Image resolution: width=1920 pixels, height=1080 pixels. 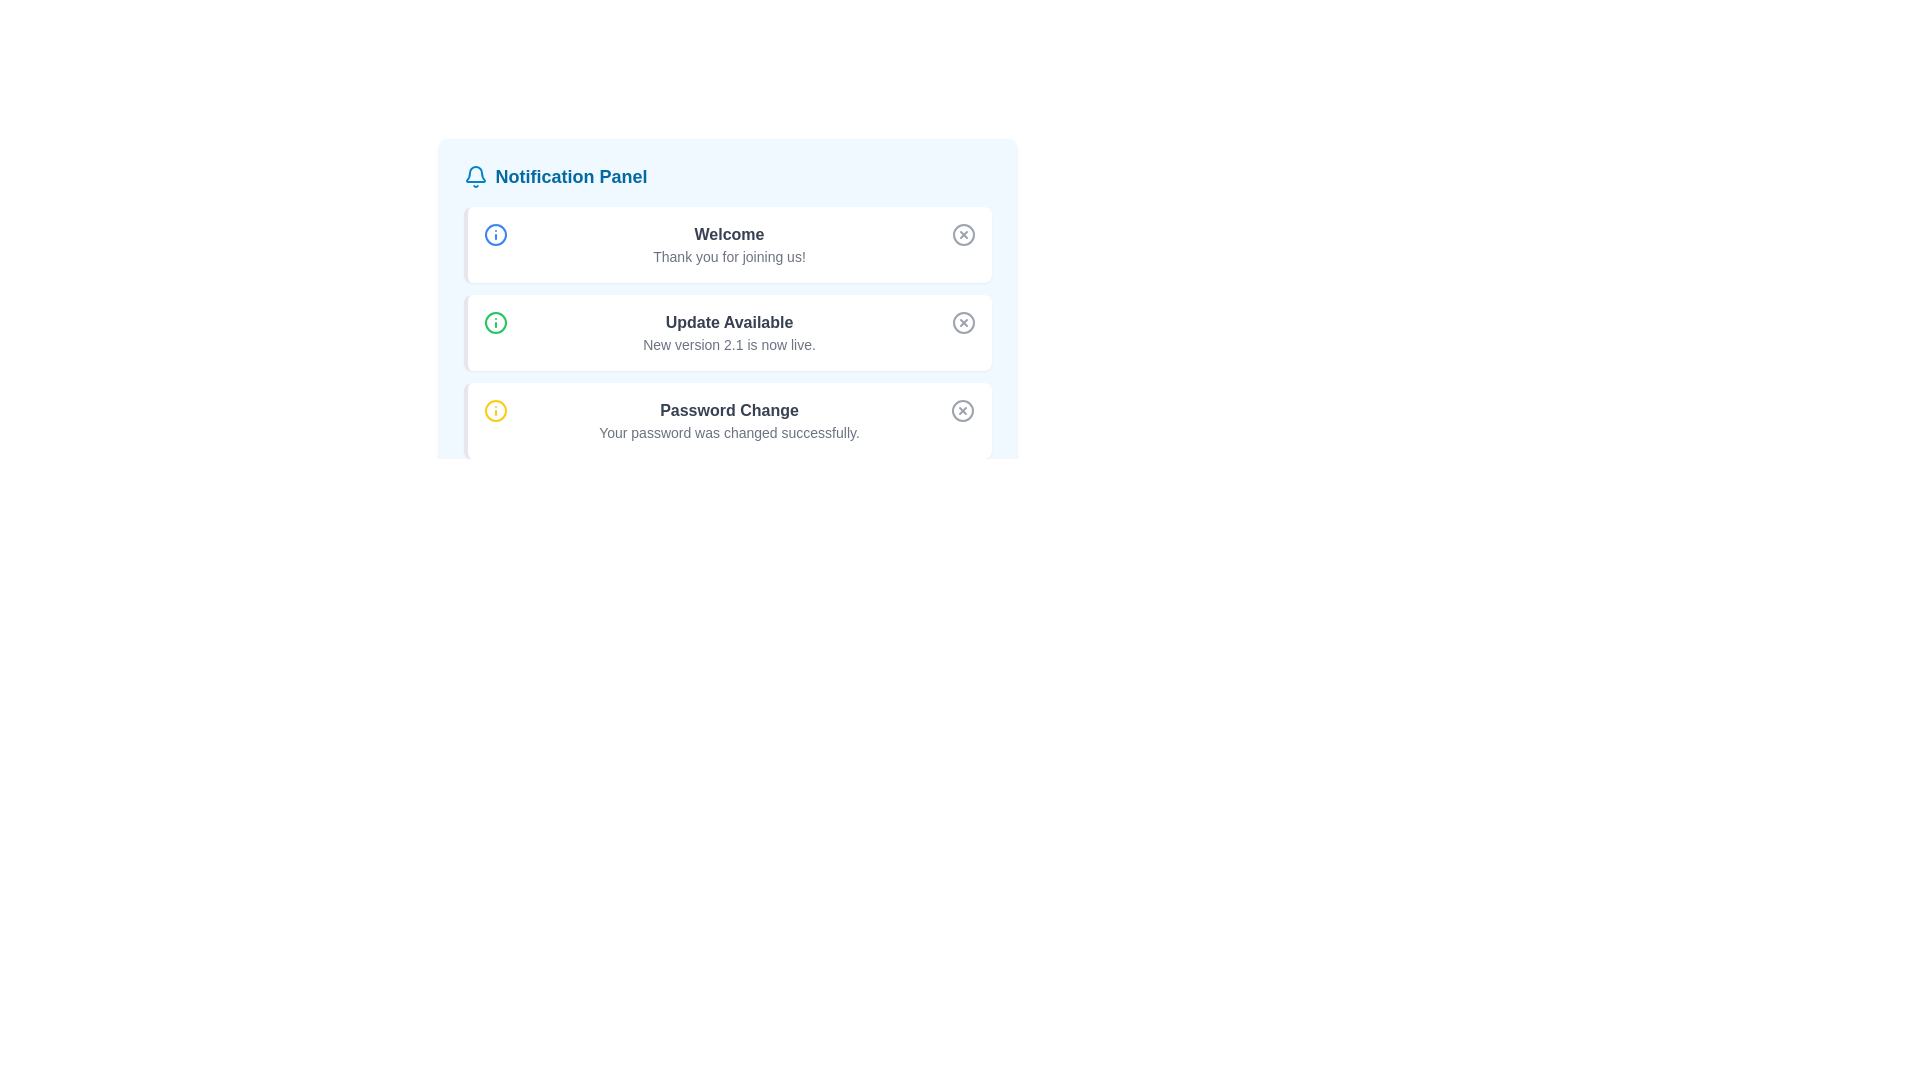 I want to click on text from the 'Password Change' notification block, which contains the title in bold dark gray and a message stating 'Your password was changed successfully.', so click(x=728, y=419).